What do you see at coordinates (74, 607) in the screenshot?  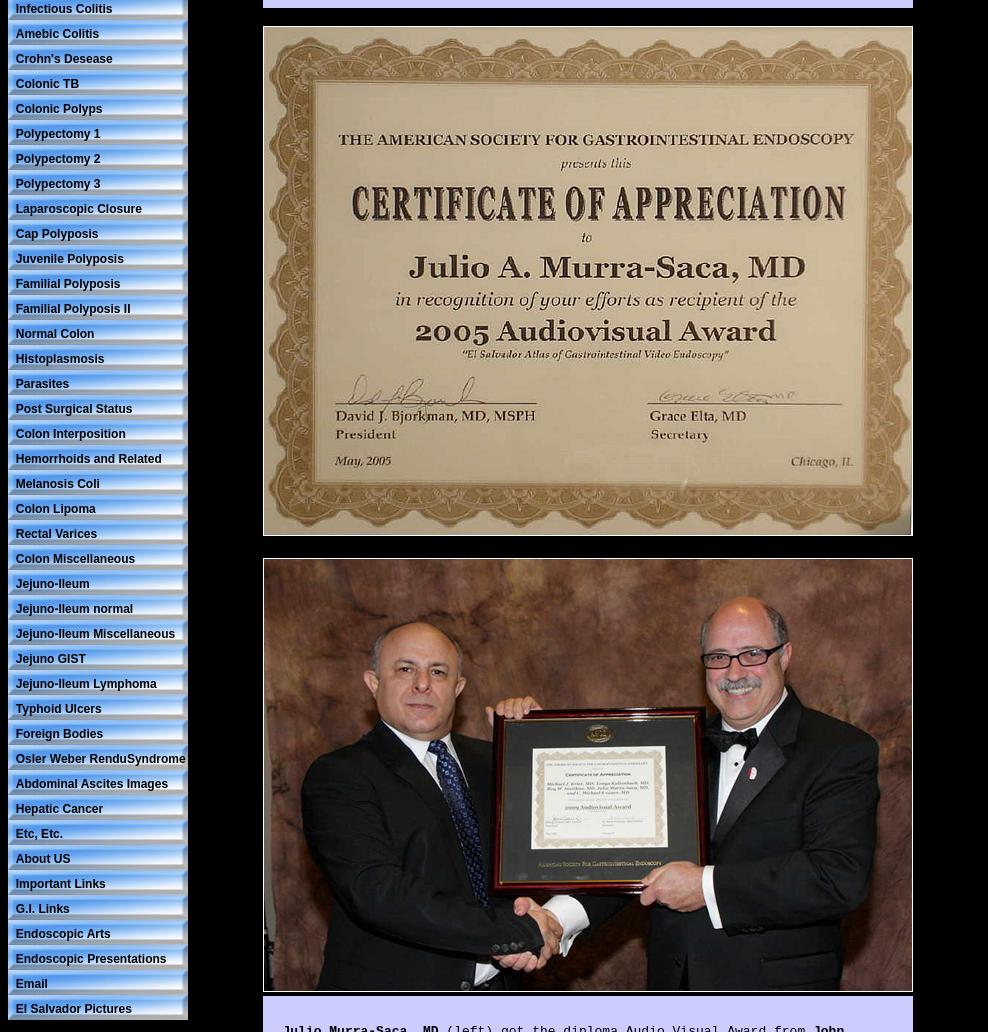 I see `'Jejuno-lleum normal'` at bounding box center [74, 607].